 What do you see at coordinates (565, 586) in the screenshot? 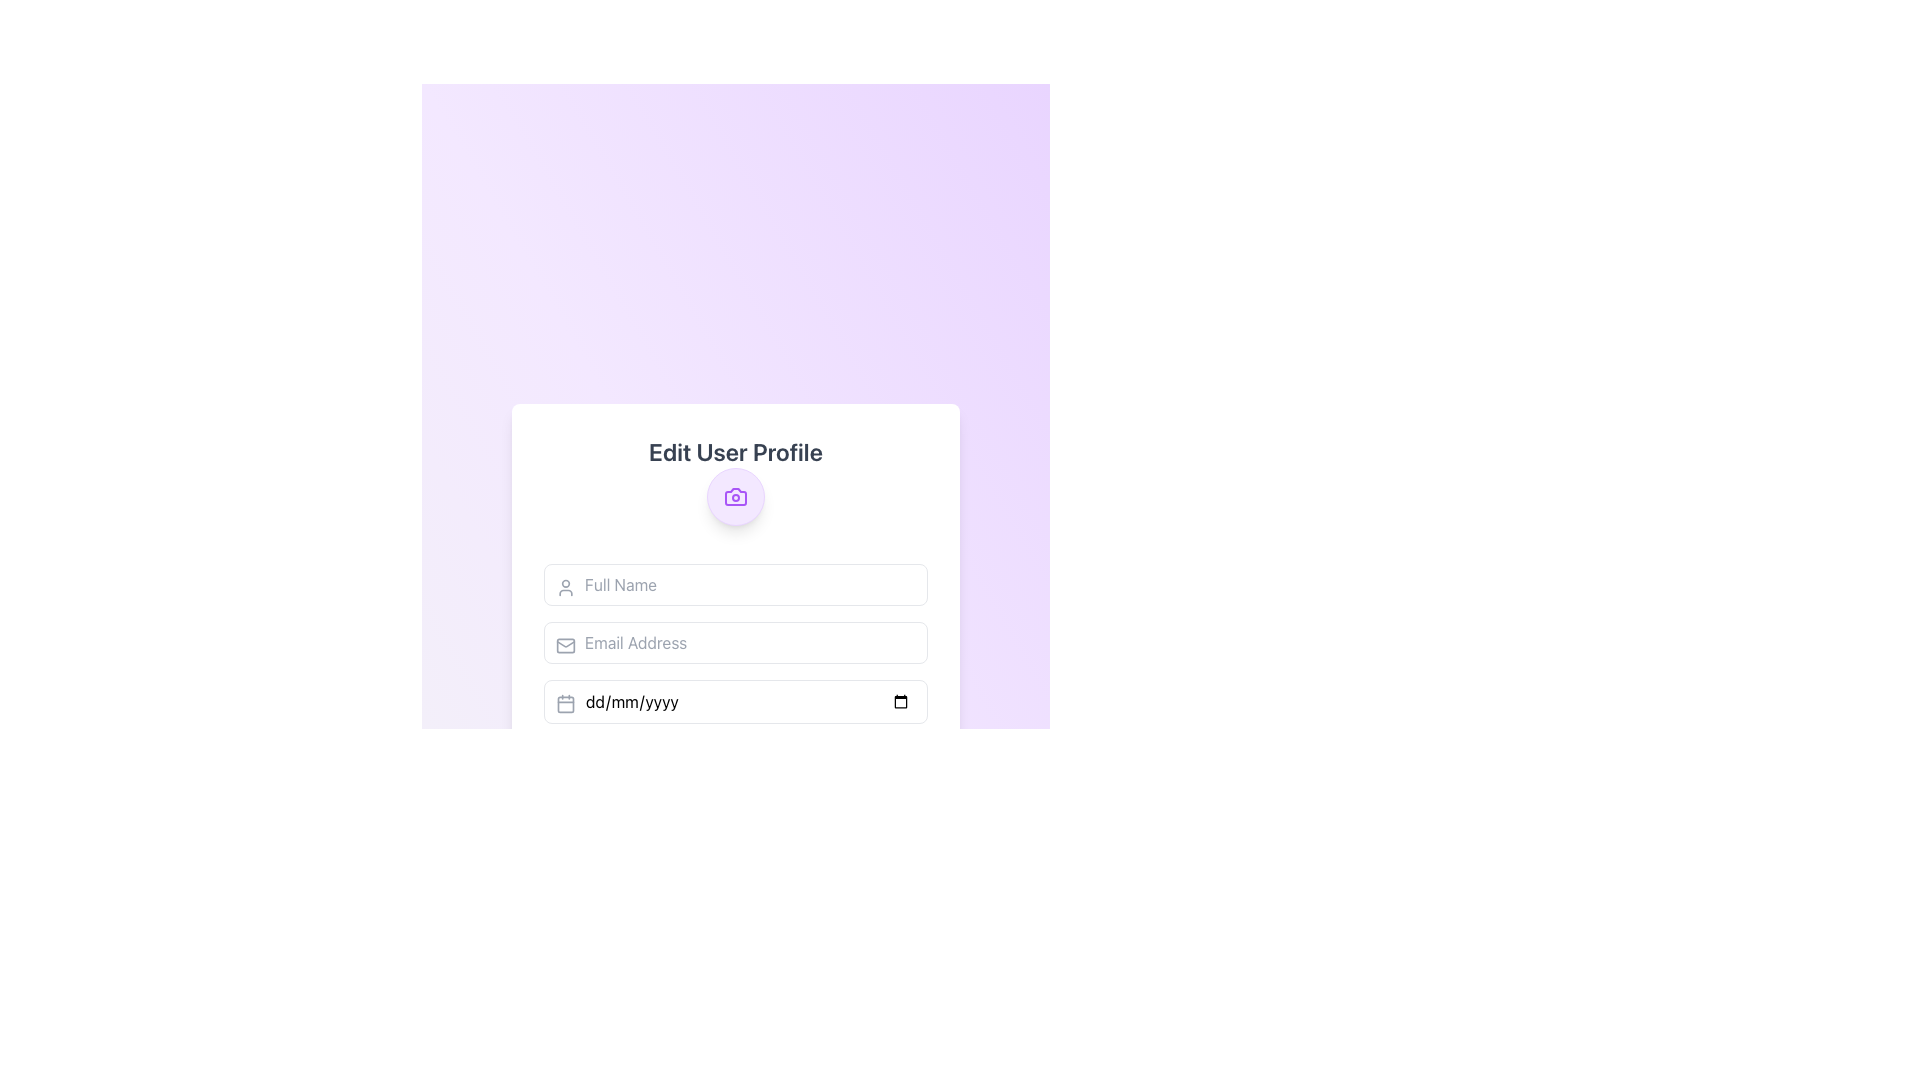
I see `the icon located at the top-left corner of the 'Full Name' text input field, which indicates the purpose of the field for entering a user's name` at bounding box center [565, 586].